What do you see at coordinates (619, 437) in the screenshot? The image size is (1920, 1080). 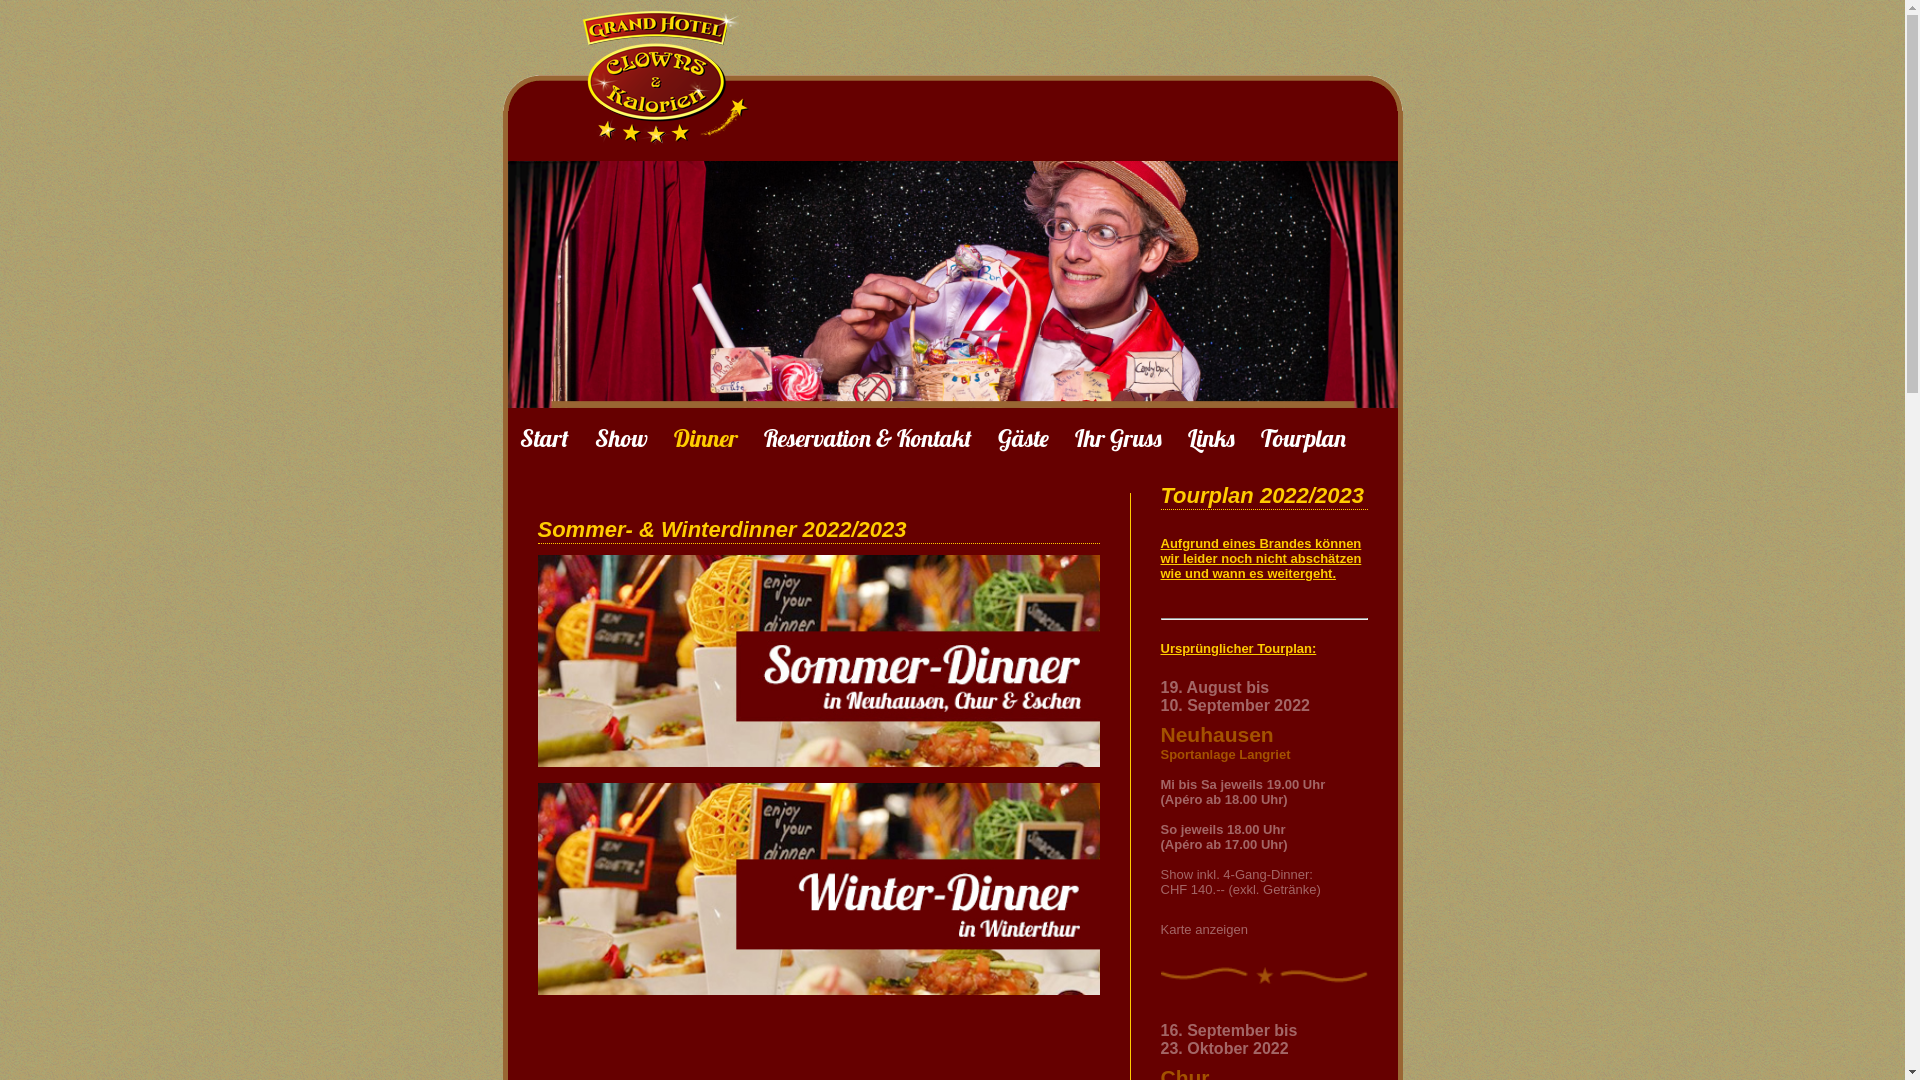 I see `'Show'` at bounding box center [619, 437].